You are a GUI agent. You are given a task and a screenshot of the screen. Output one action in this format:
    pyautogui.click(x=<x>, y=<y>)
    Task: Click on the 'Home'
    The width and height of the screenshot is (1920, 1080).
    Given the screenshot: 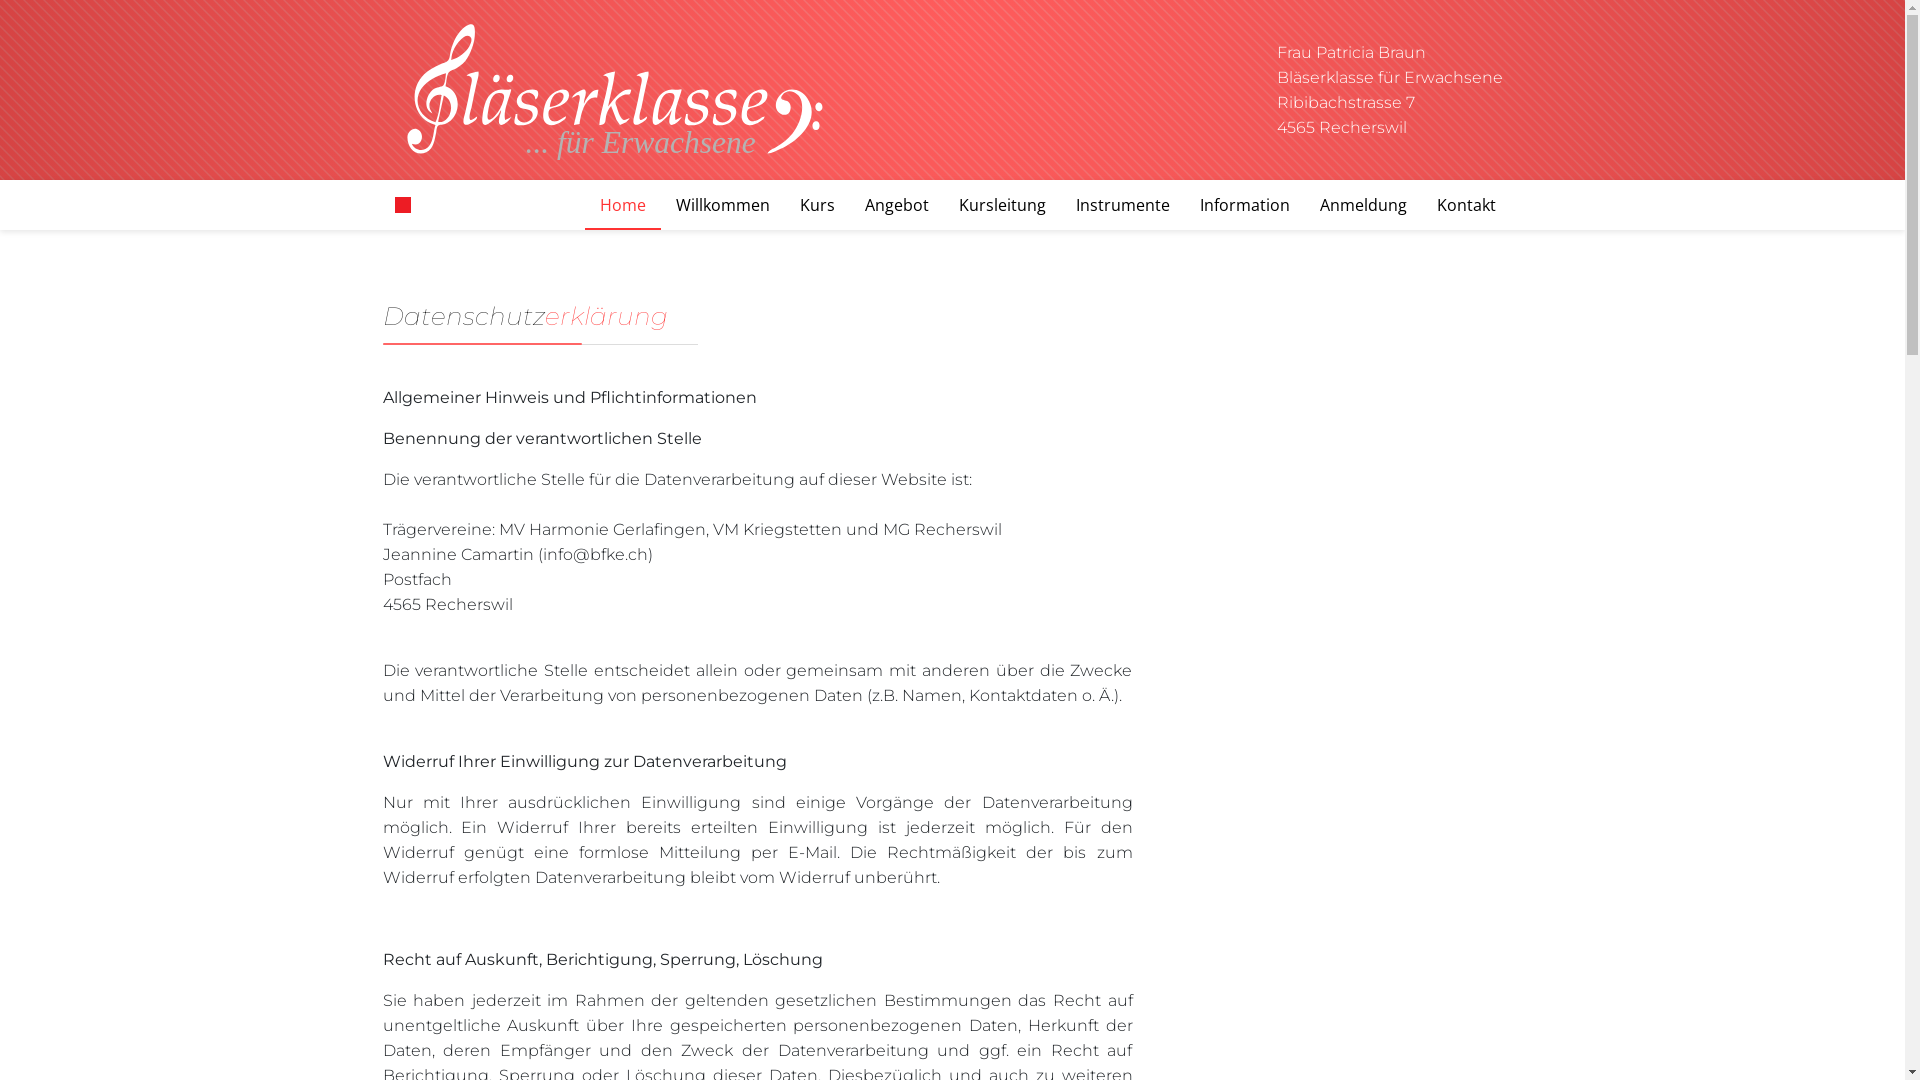 What is the action you would take?
    pyautogui.click(x=621, y=204)
    